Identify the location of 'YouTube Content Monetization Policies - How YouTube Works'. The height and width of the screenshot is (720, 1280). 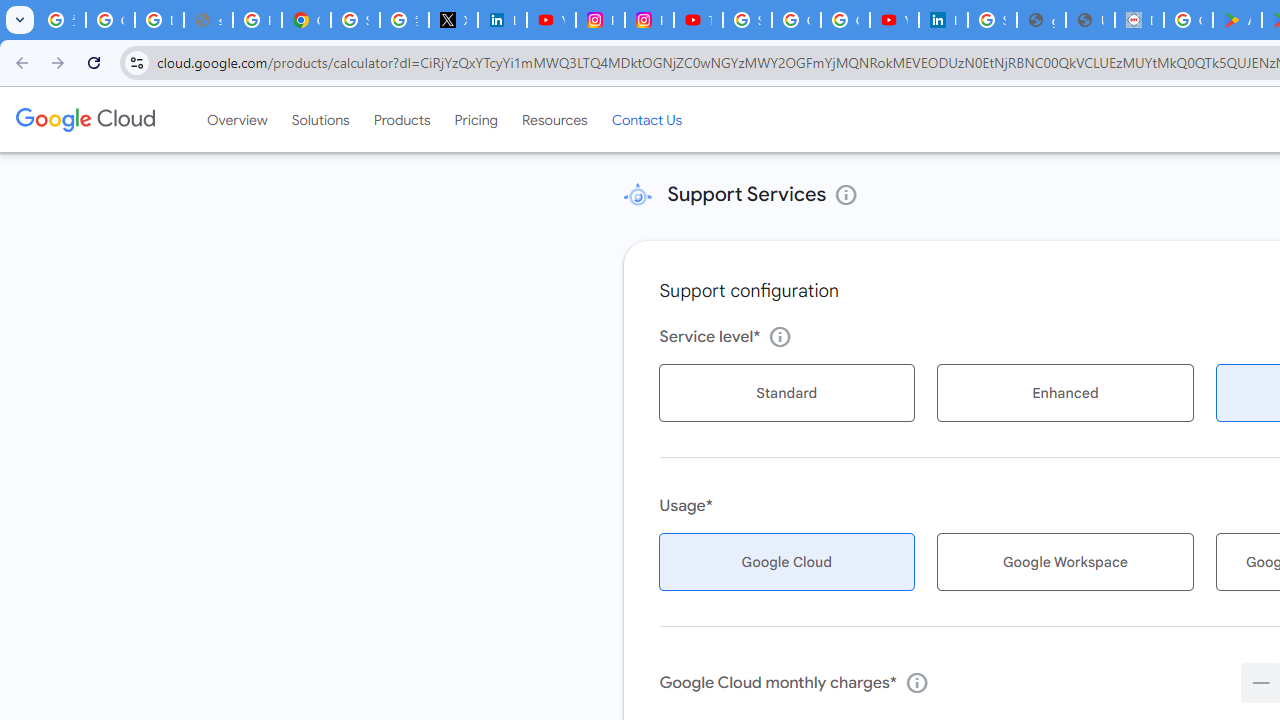
(551, 20).